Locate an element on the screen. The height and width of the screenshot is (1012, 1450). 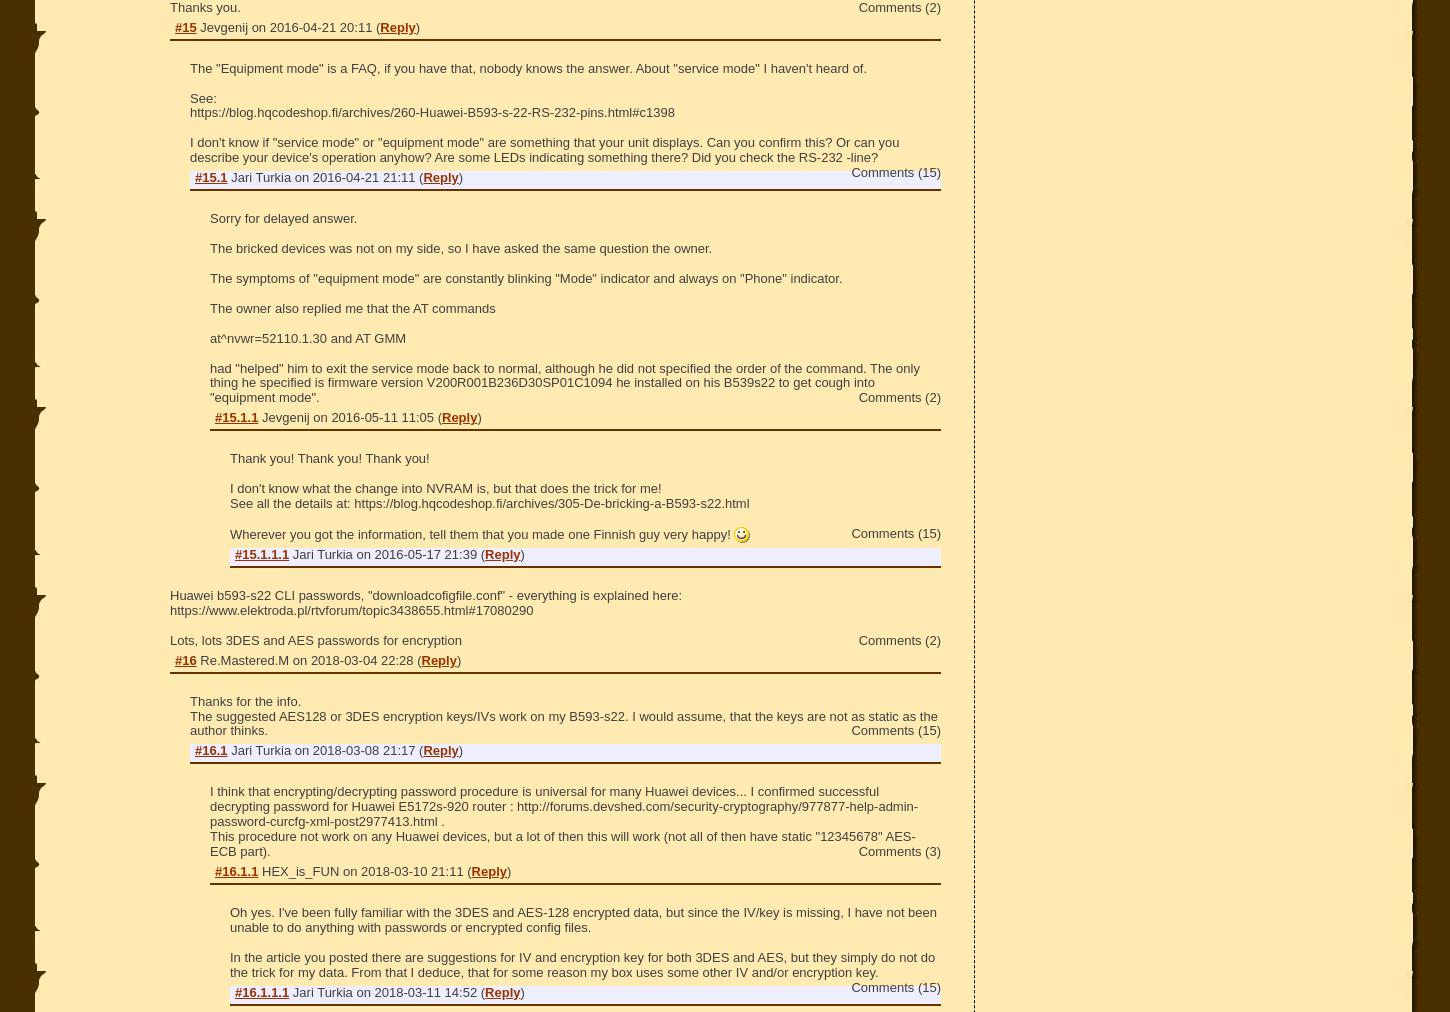
'See all the details at: https://blog.hqcodeshop.fi/archives/305-De-bricking-a-B593-s22.html' is located at coordinates (489, 503).